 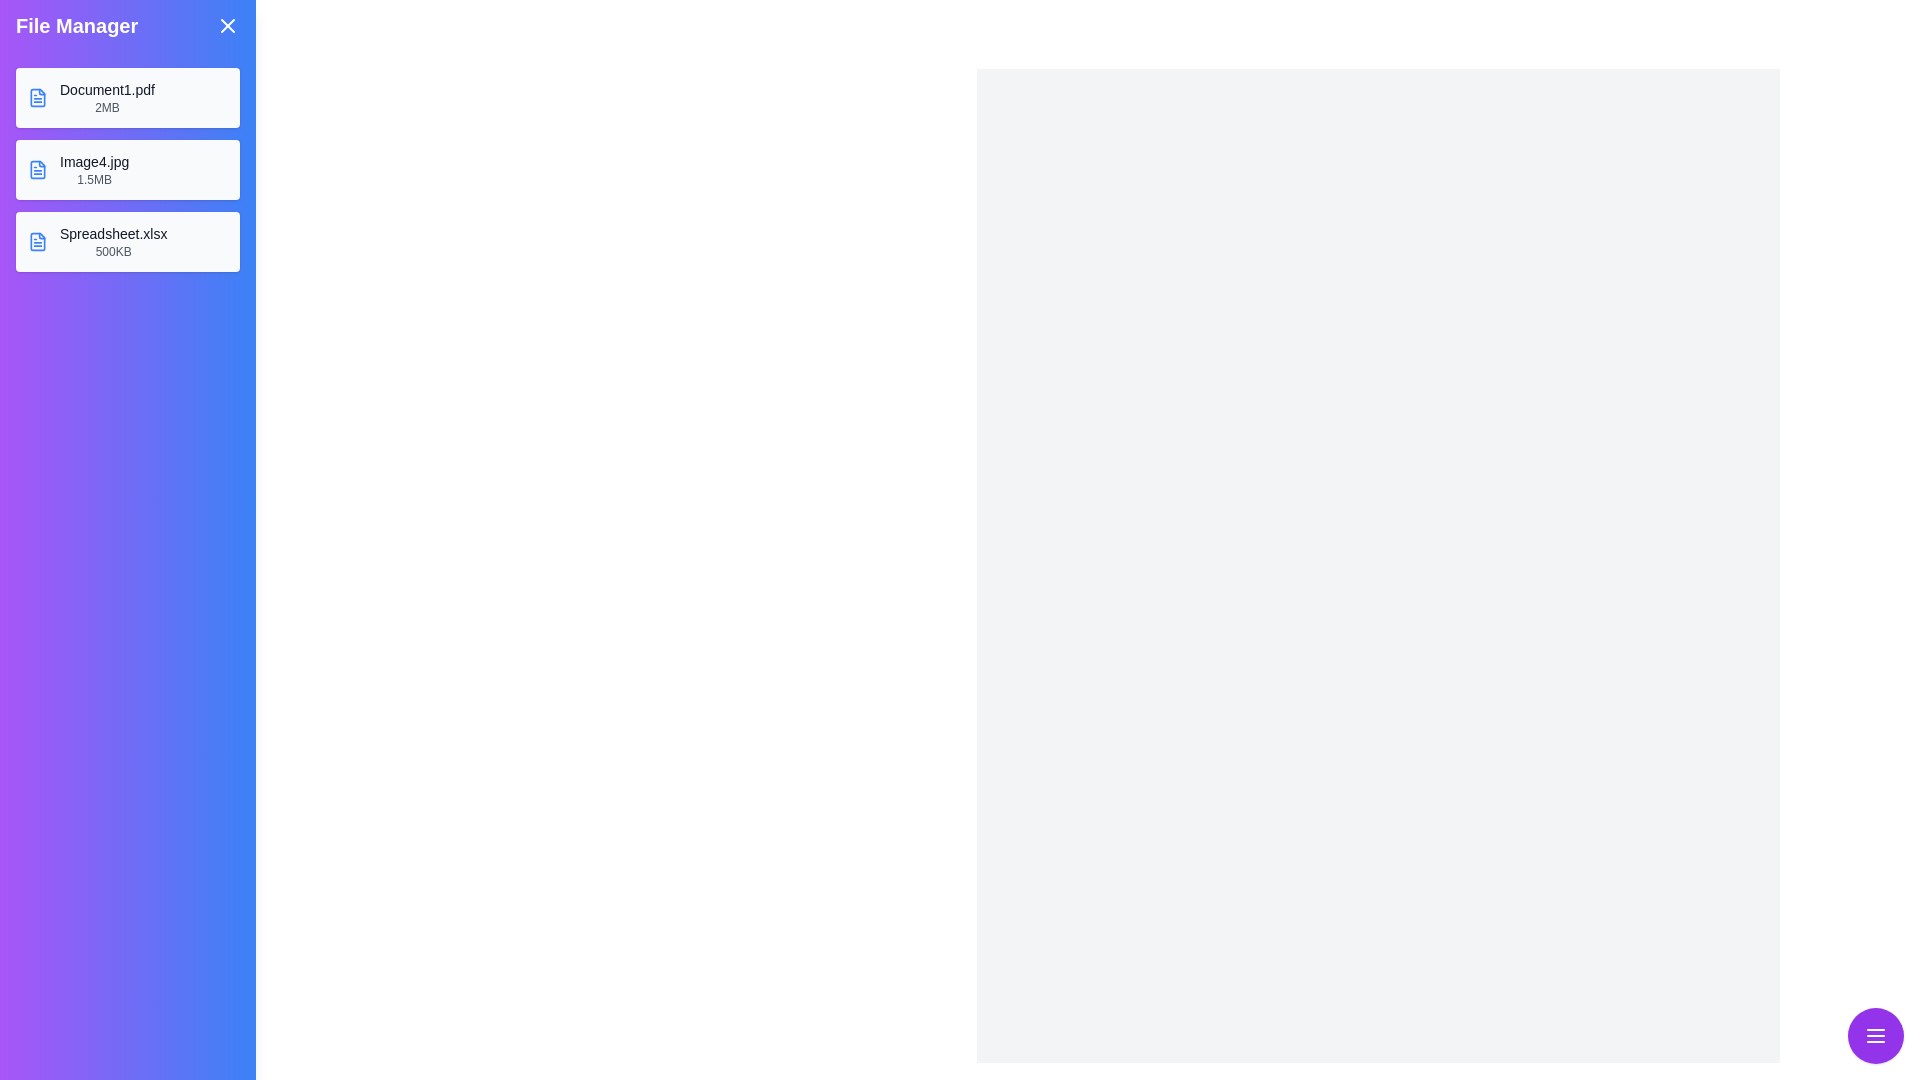 What do you see at coordinates (127, 168) in the screenshot?
I see `the second file item card in the file manager, which is positioned between 'Document1.pdf' and 'Spreadsheet.xlsx'` at bounding box center [127, 168].